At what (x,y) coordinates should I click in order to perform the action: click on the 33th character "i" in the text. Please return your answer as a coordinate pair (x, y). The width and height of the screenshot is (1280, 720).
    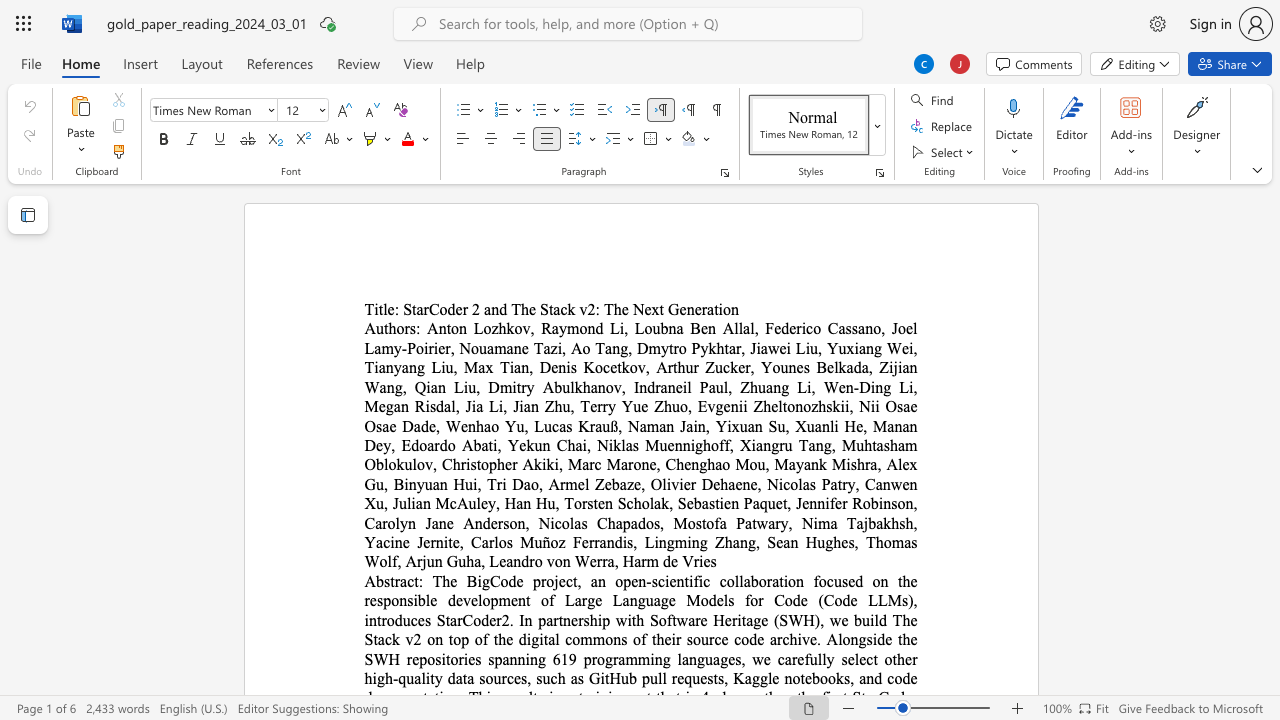
    Looking at the image, I should click on (877, 405).